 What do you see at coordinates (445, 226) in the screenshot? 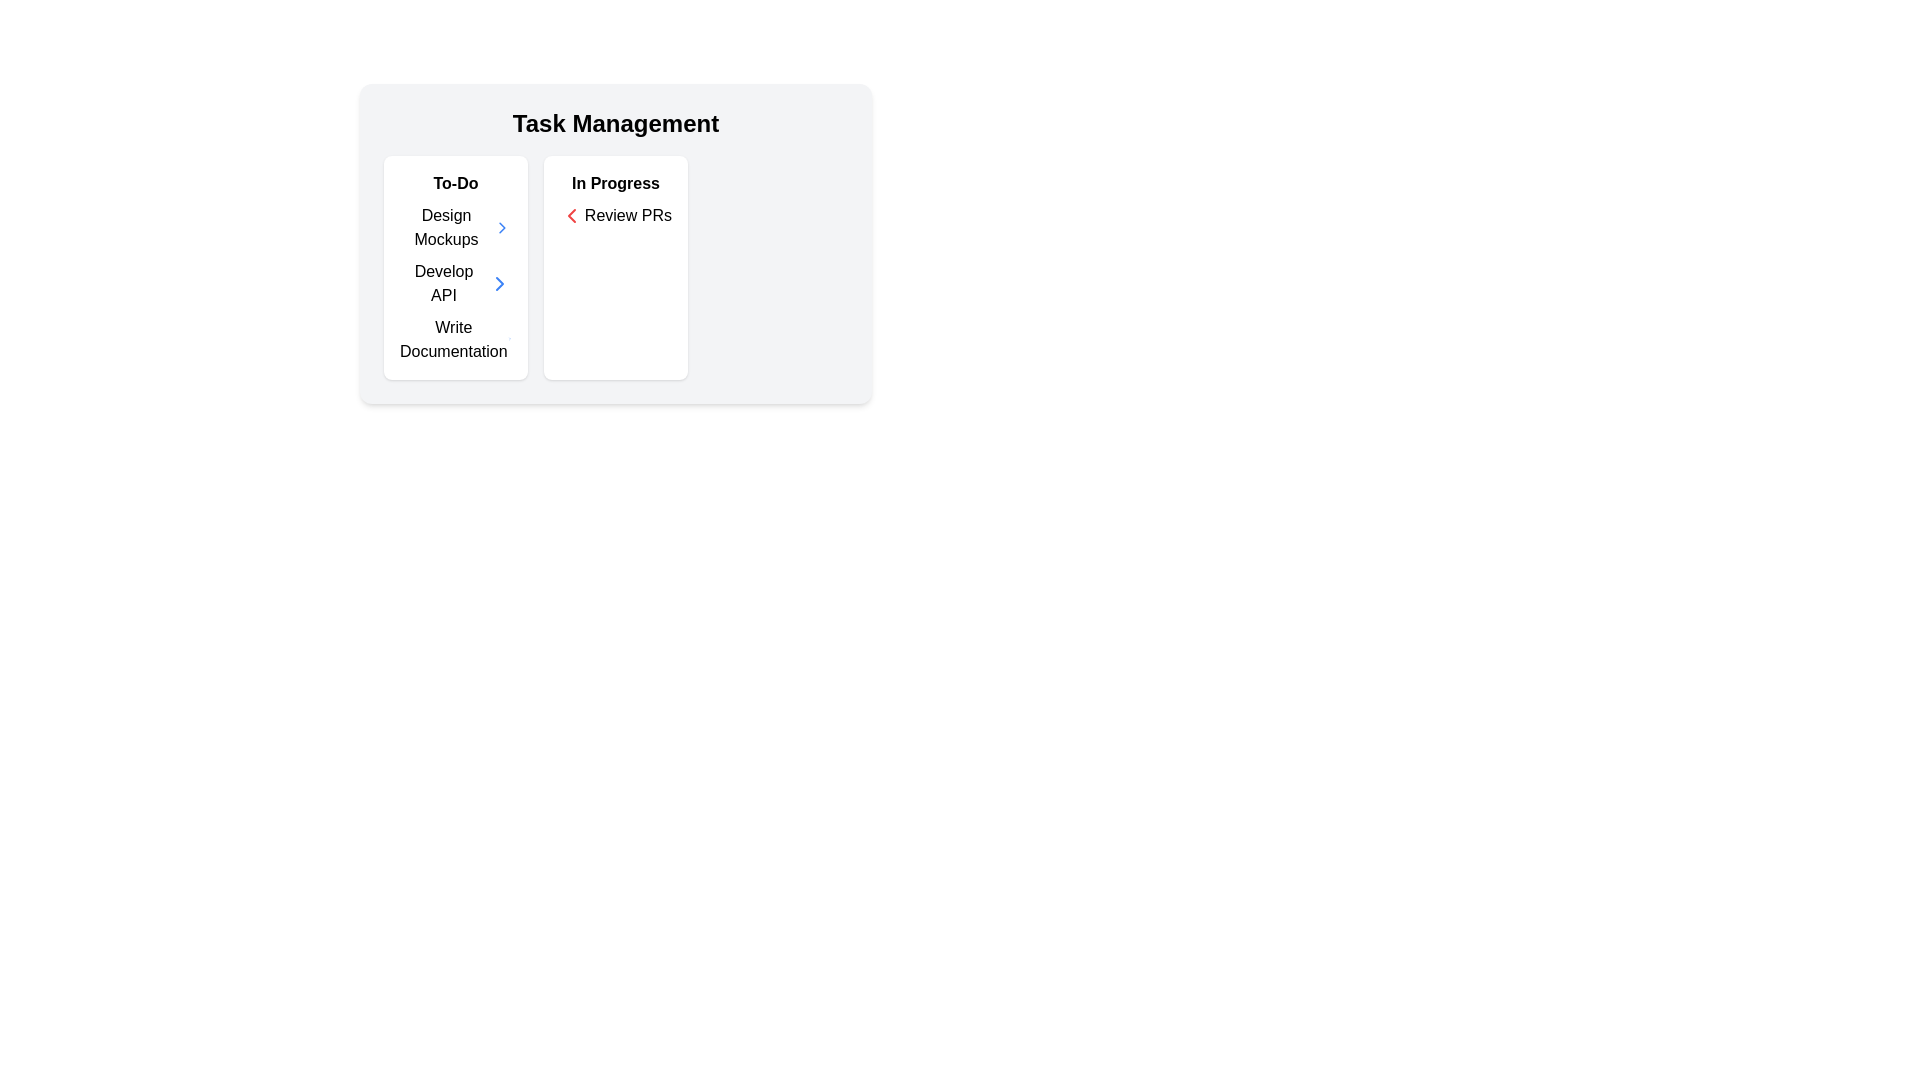
I see `the text label 'Design Mockups' in the To-Do section` at bounding box center [445, 226].